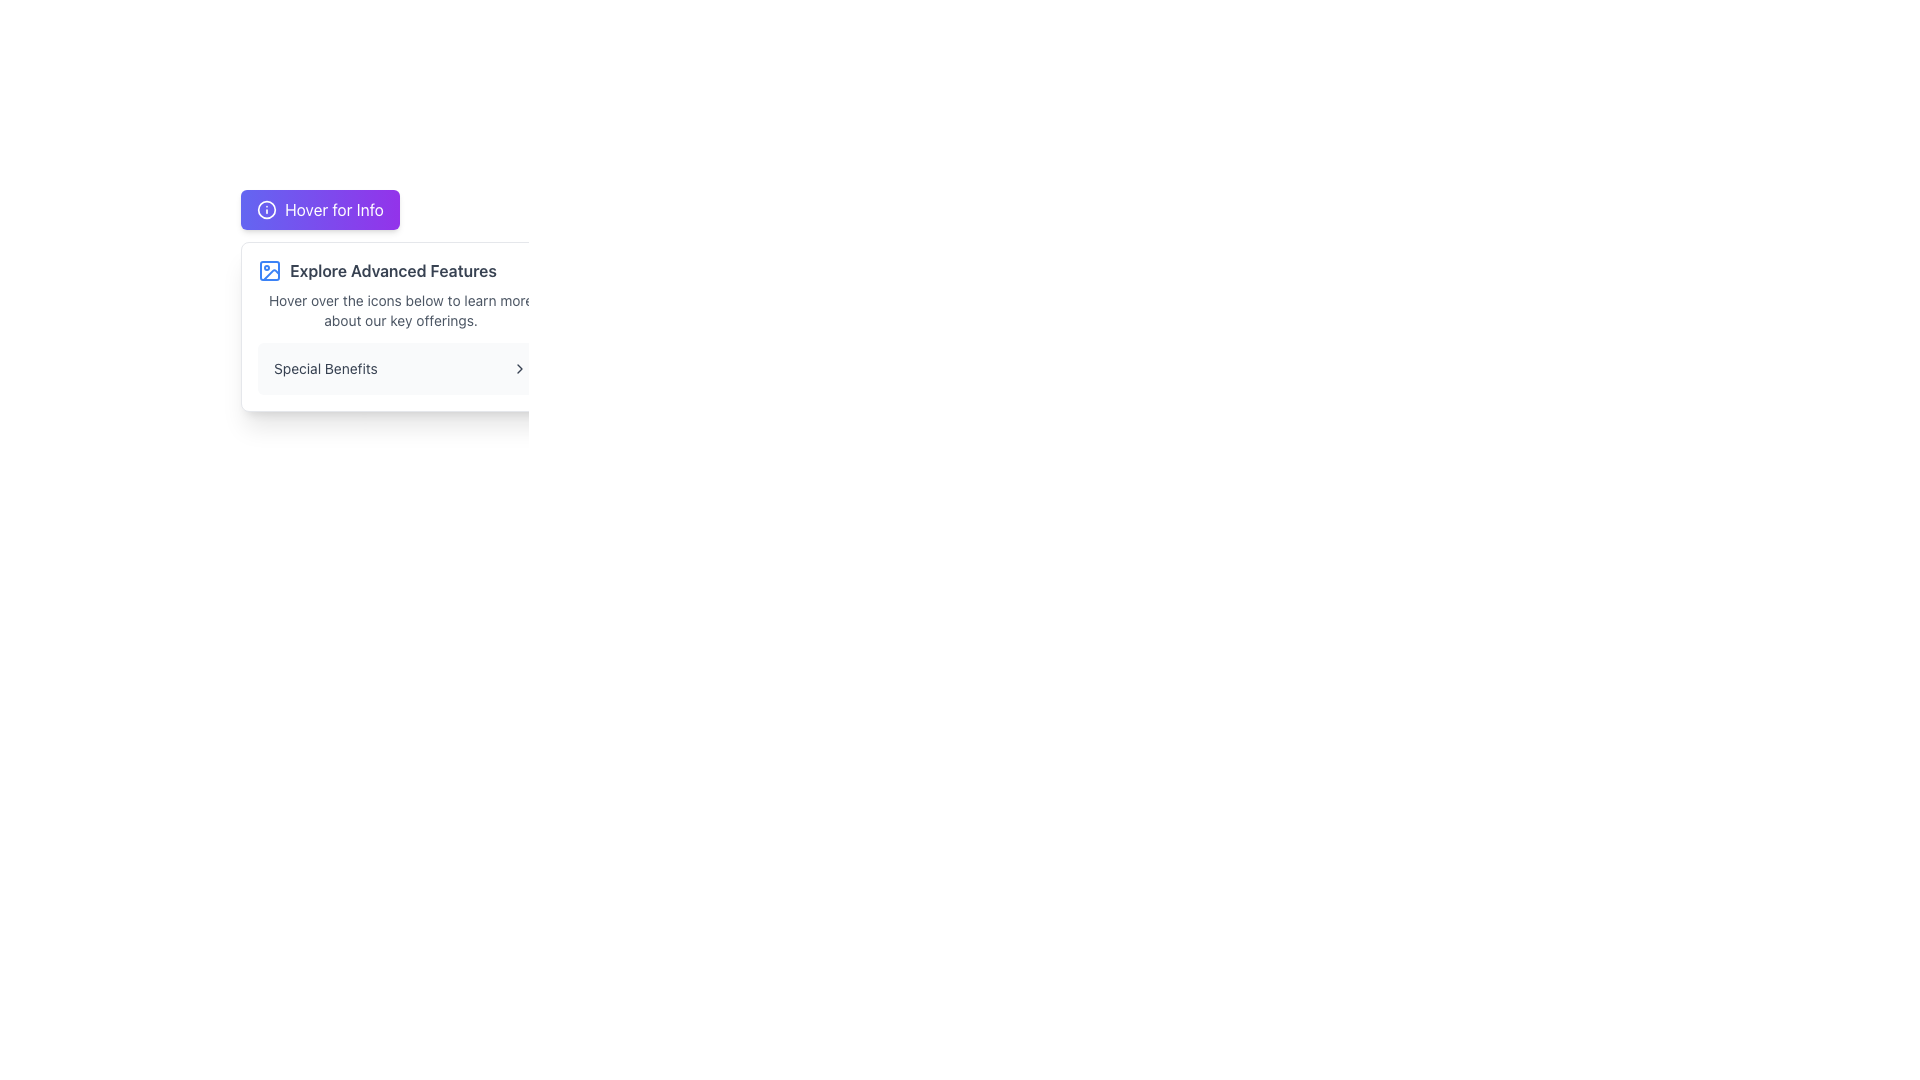  Describe the element at coordinates (400, 311) in the screenshot. I see `the text component displaying 'Hover over the icons below to learn more about our key offerings.' which is styled in gray color and located below the bold header 'Explore Advanced Features.'` at that location.